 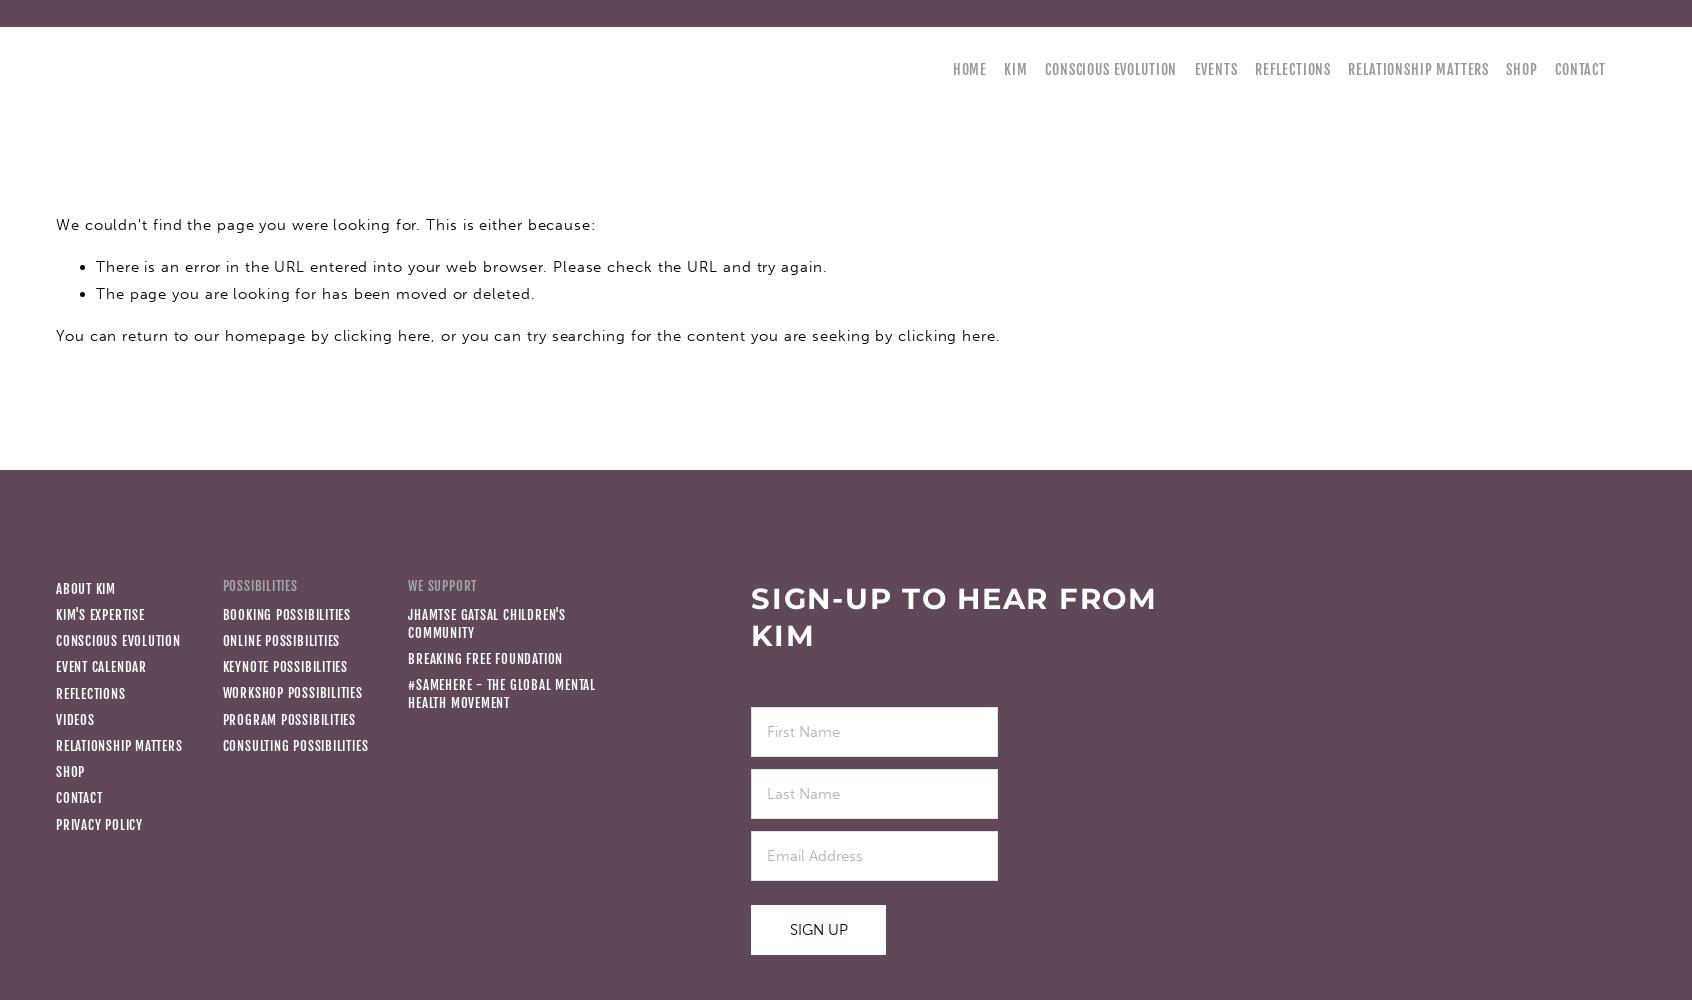 I want to click on '.', so click(x=996, y=334).